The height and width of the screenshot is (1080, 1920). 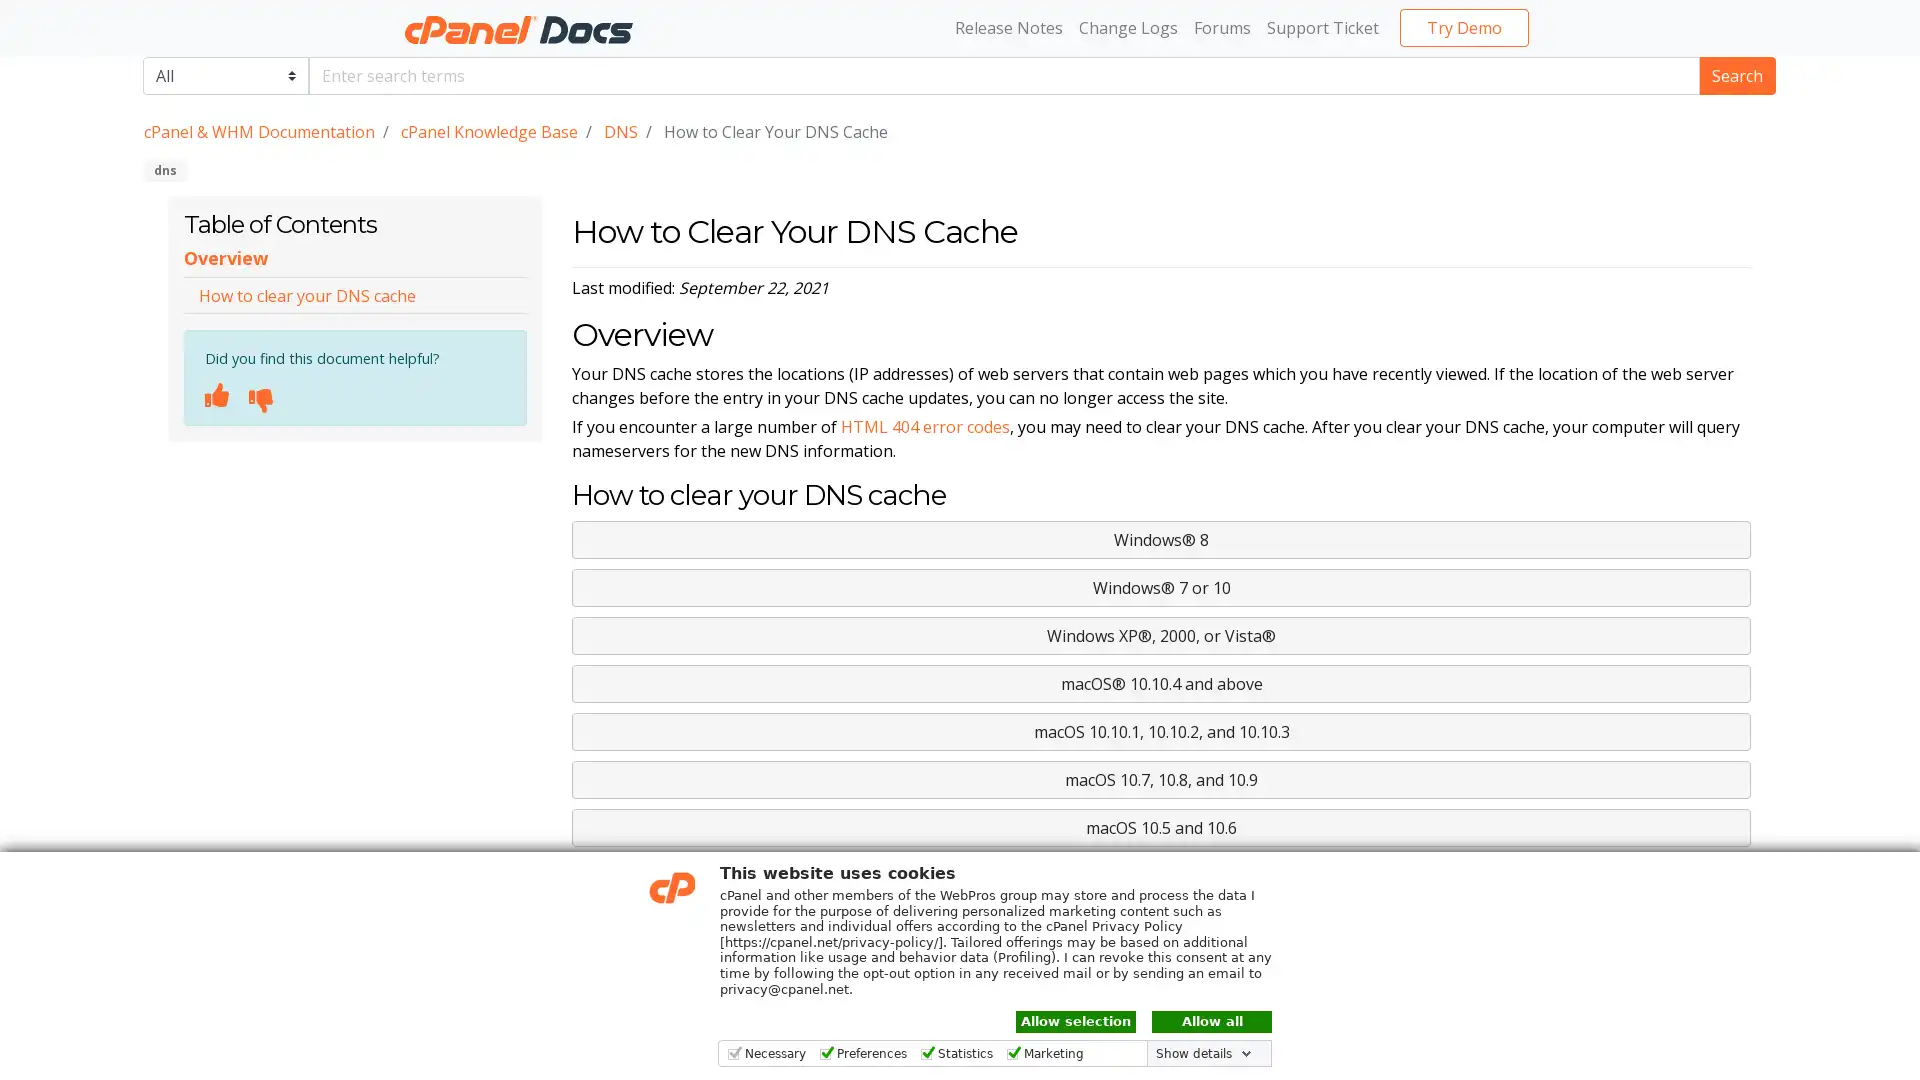 I want to click on Red Hat Enterprise Linux, CentOS, and related Linux releases, so click(x=1161, y=971).